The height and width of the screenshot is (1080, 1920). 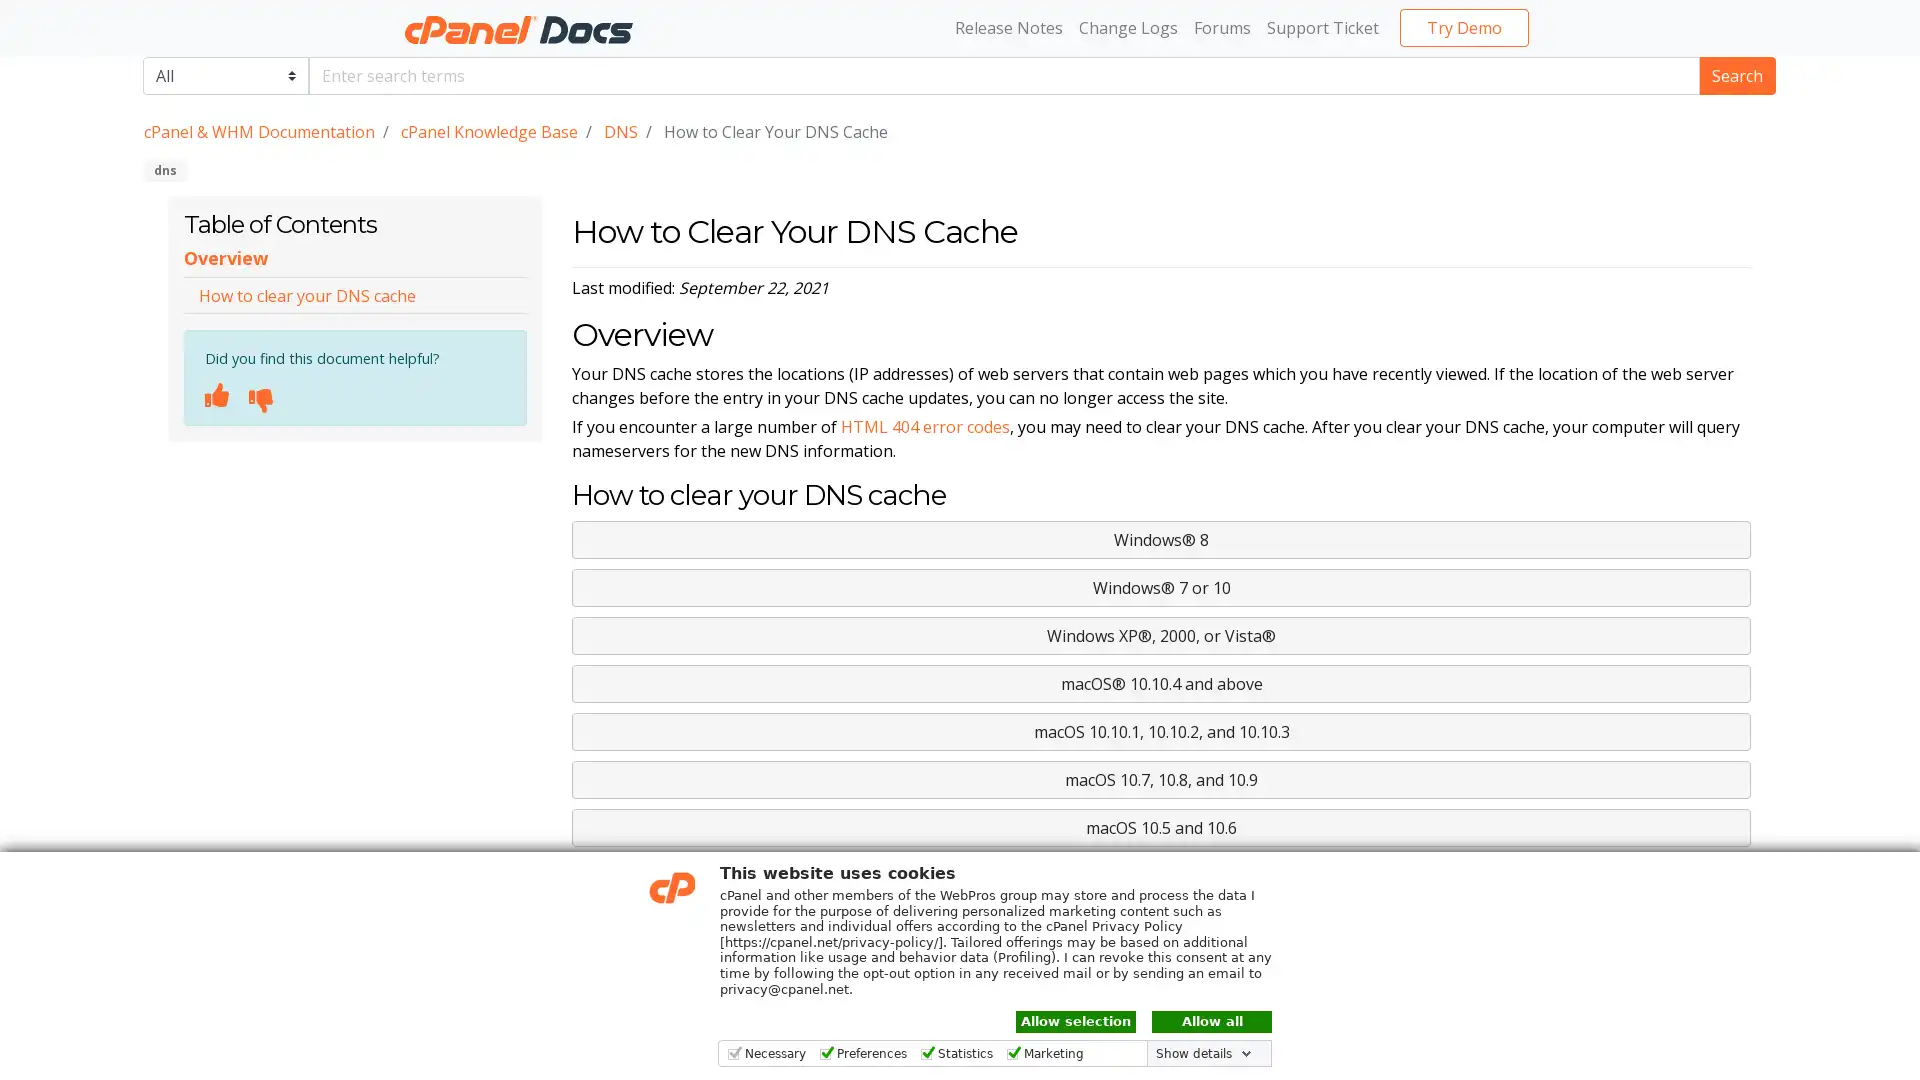 I want to click on Red Hat Enterprise Linux, CentOS, and related Linux releases, so click(x=1161, y=971).